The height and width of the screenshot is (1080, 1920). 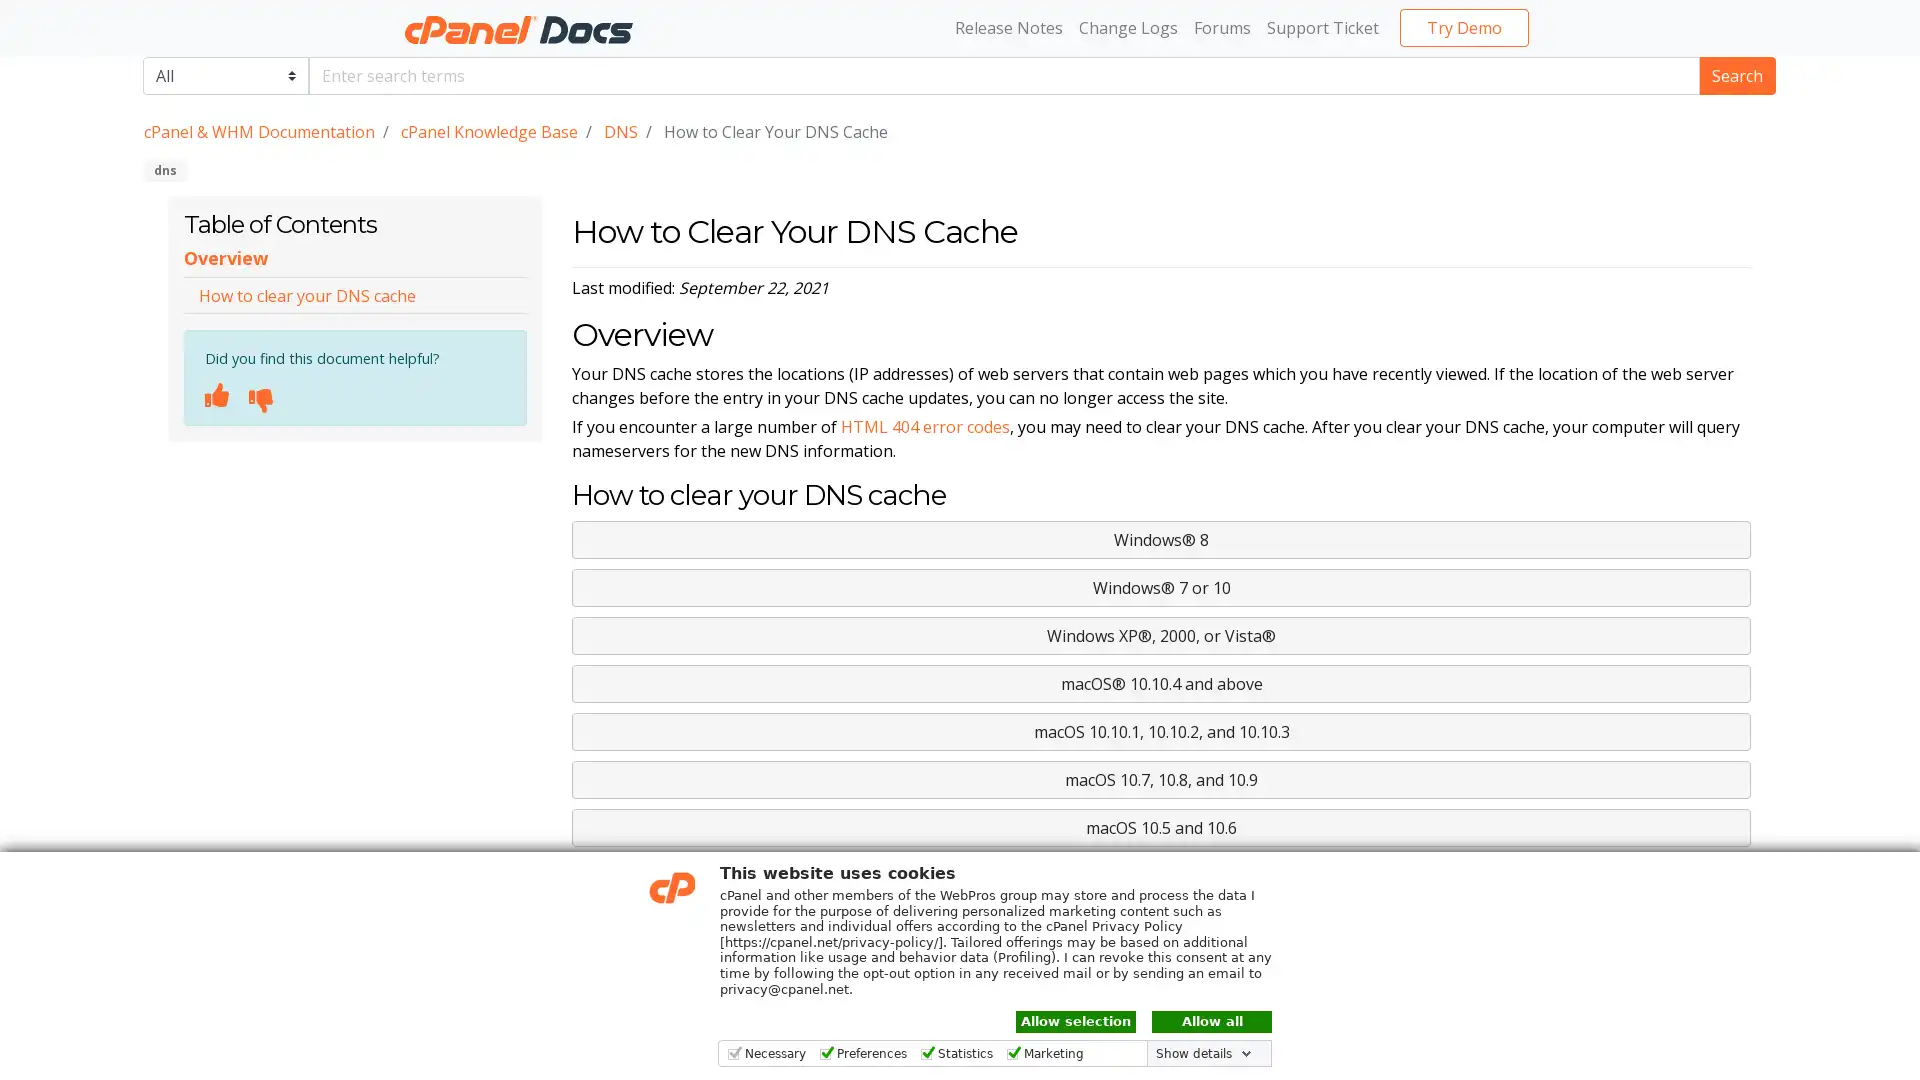 I want to click on Red Hat Enterprise Linux, CentOS, and related Linux releases, so click(x=1161, y=971).